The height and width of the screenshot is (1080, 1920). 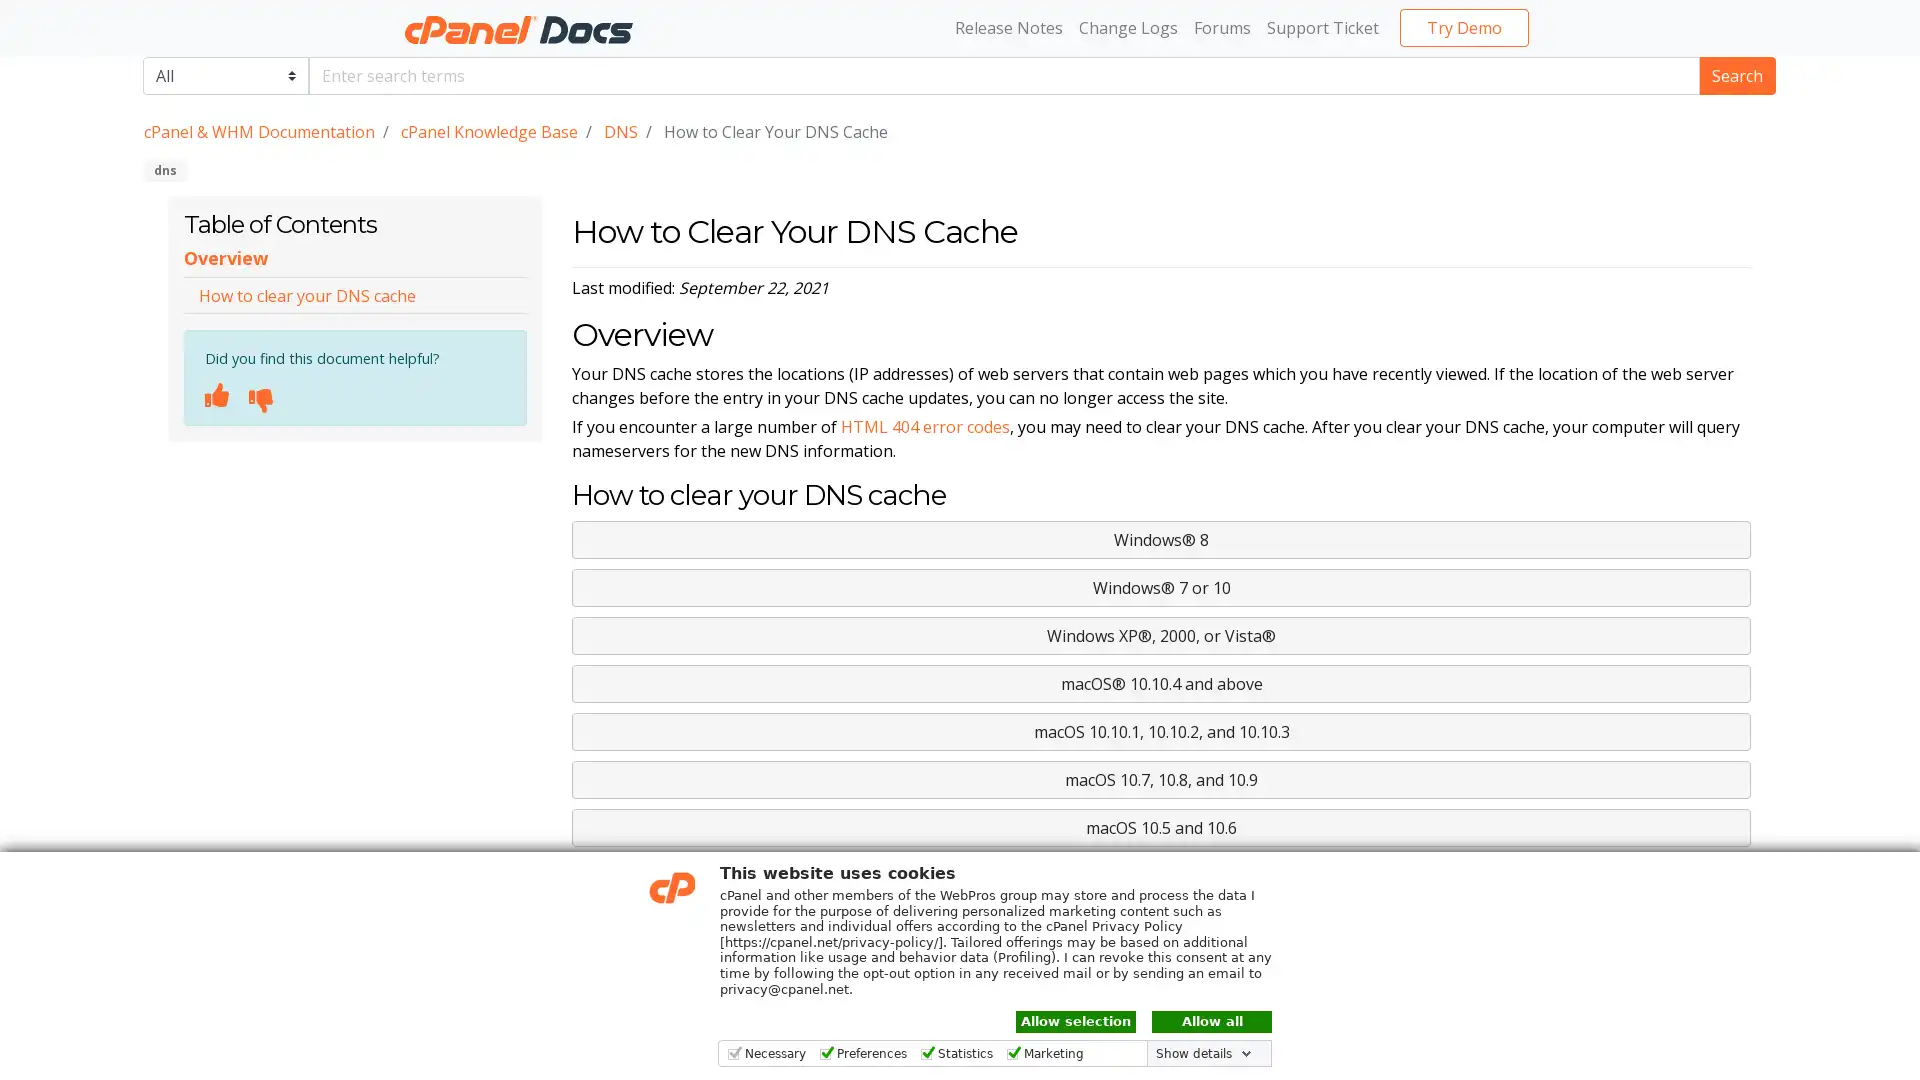 I want to click on Red Hat Enterprise Linux, CentOS, and related Linux releases, so click(x=1161, y=971).